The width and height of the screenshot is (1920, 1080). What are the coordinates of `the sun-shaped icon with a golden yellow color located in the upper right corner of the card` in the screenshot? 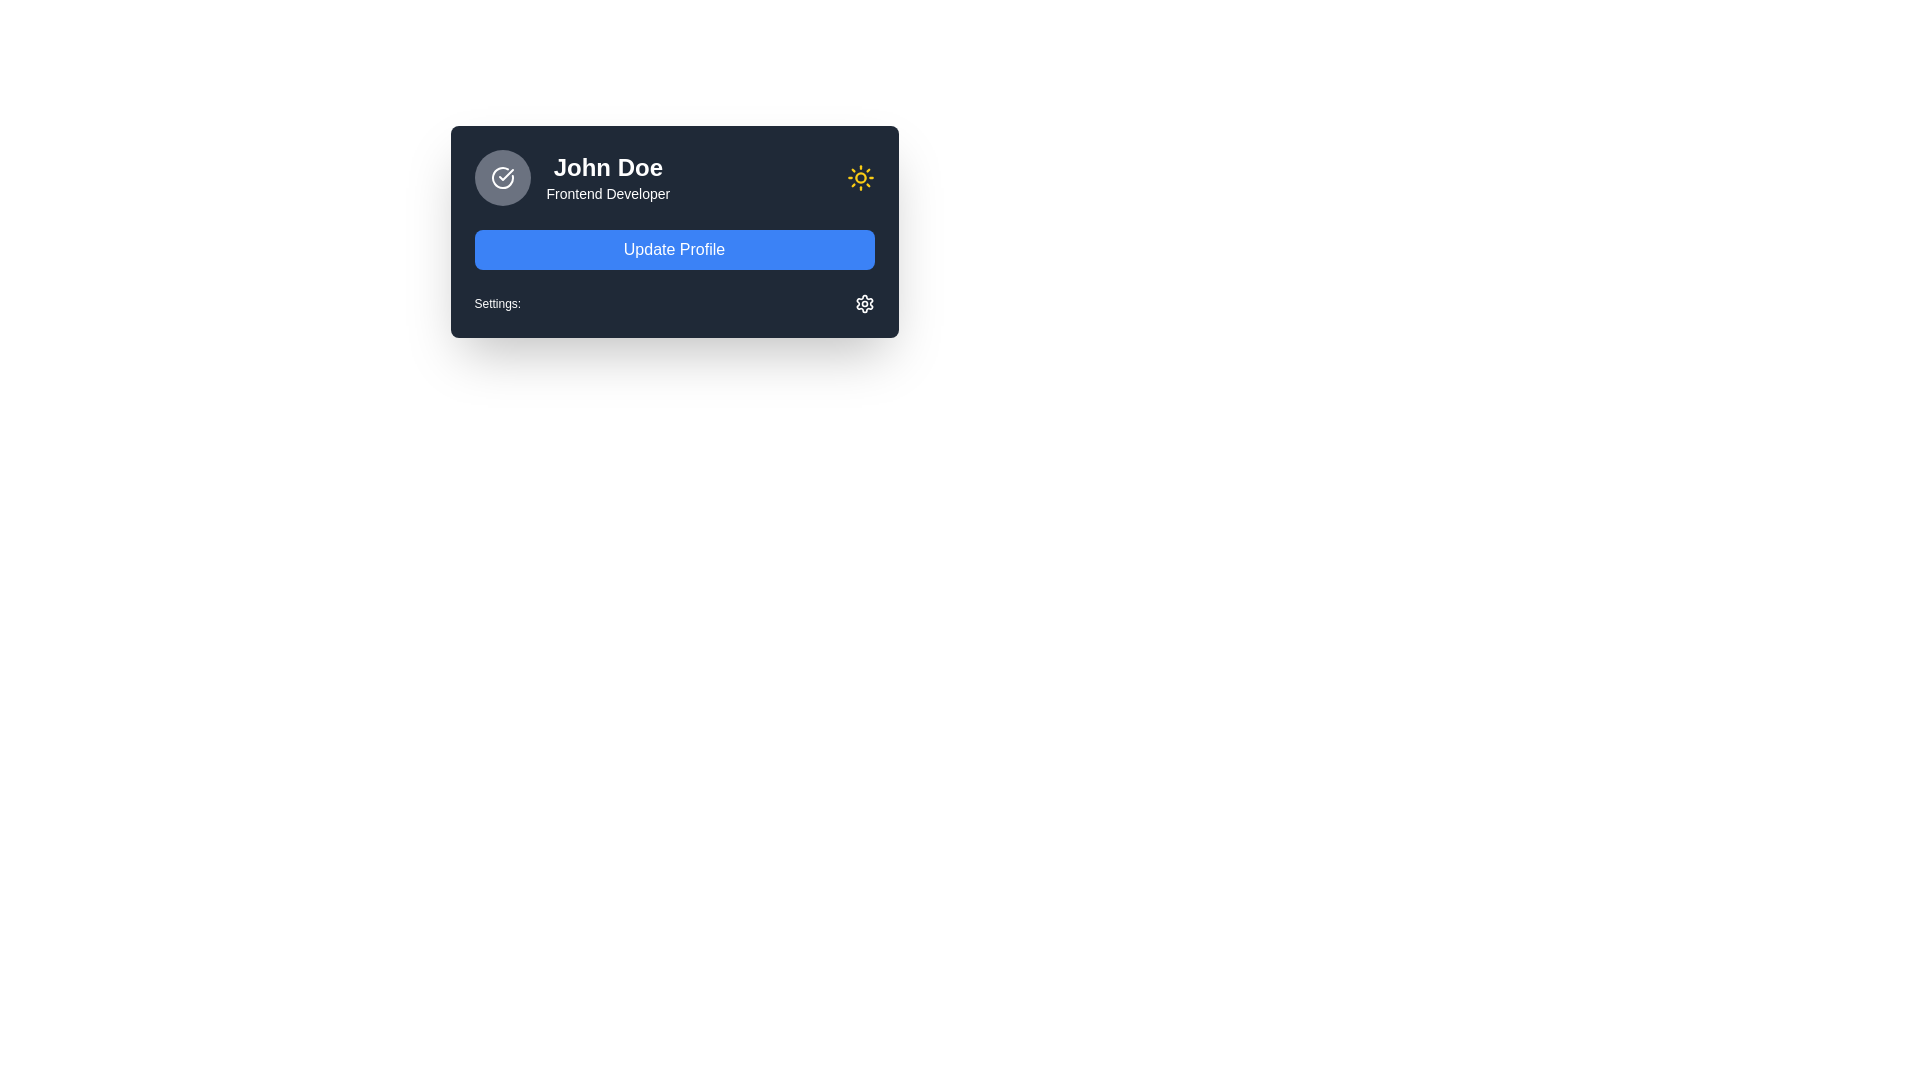 It's located at (860, 176).